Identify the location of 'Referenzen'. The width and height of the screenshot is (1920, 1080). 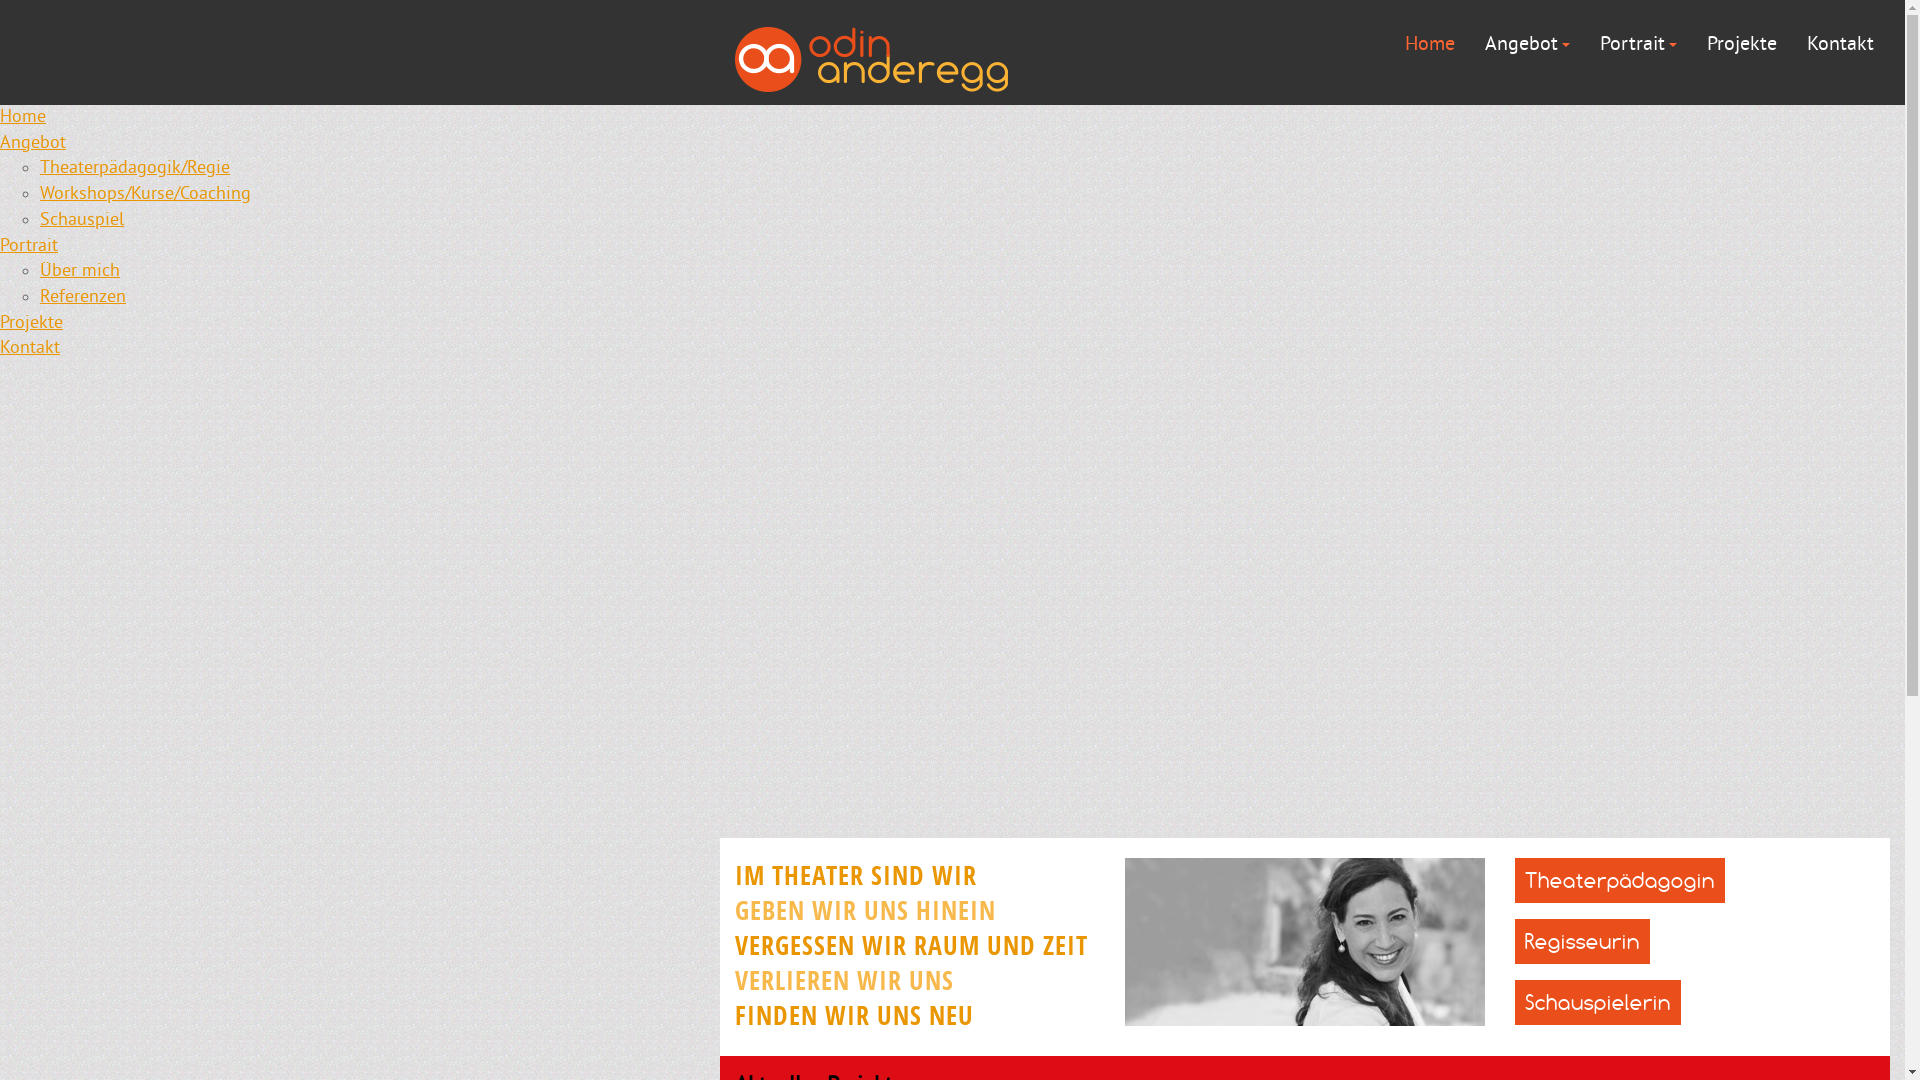
(39, 297).